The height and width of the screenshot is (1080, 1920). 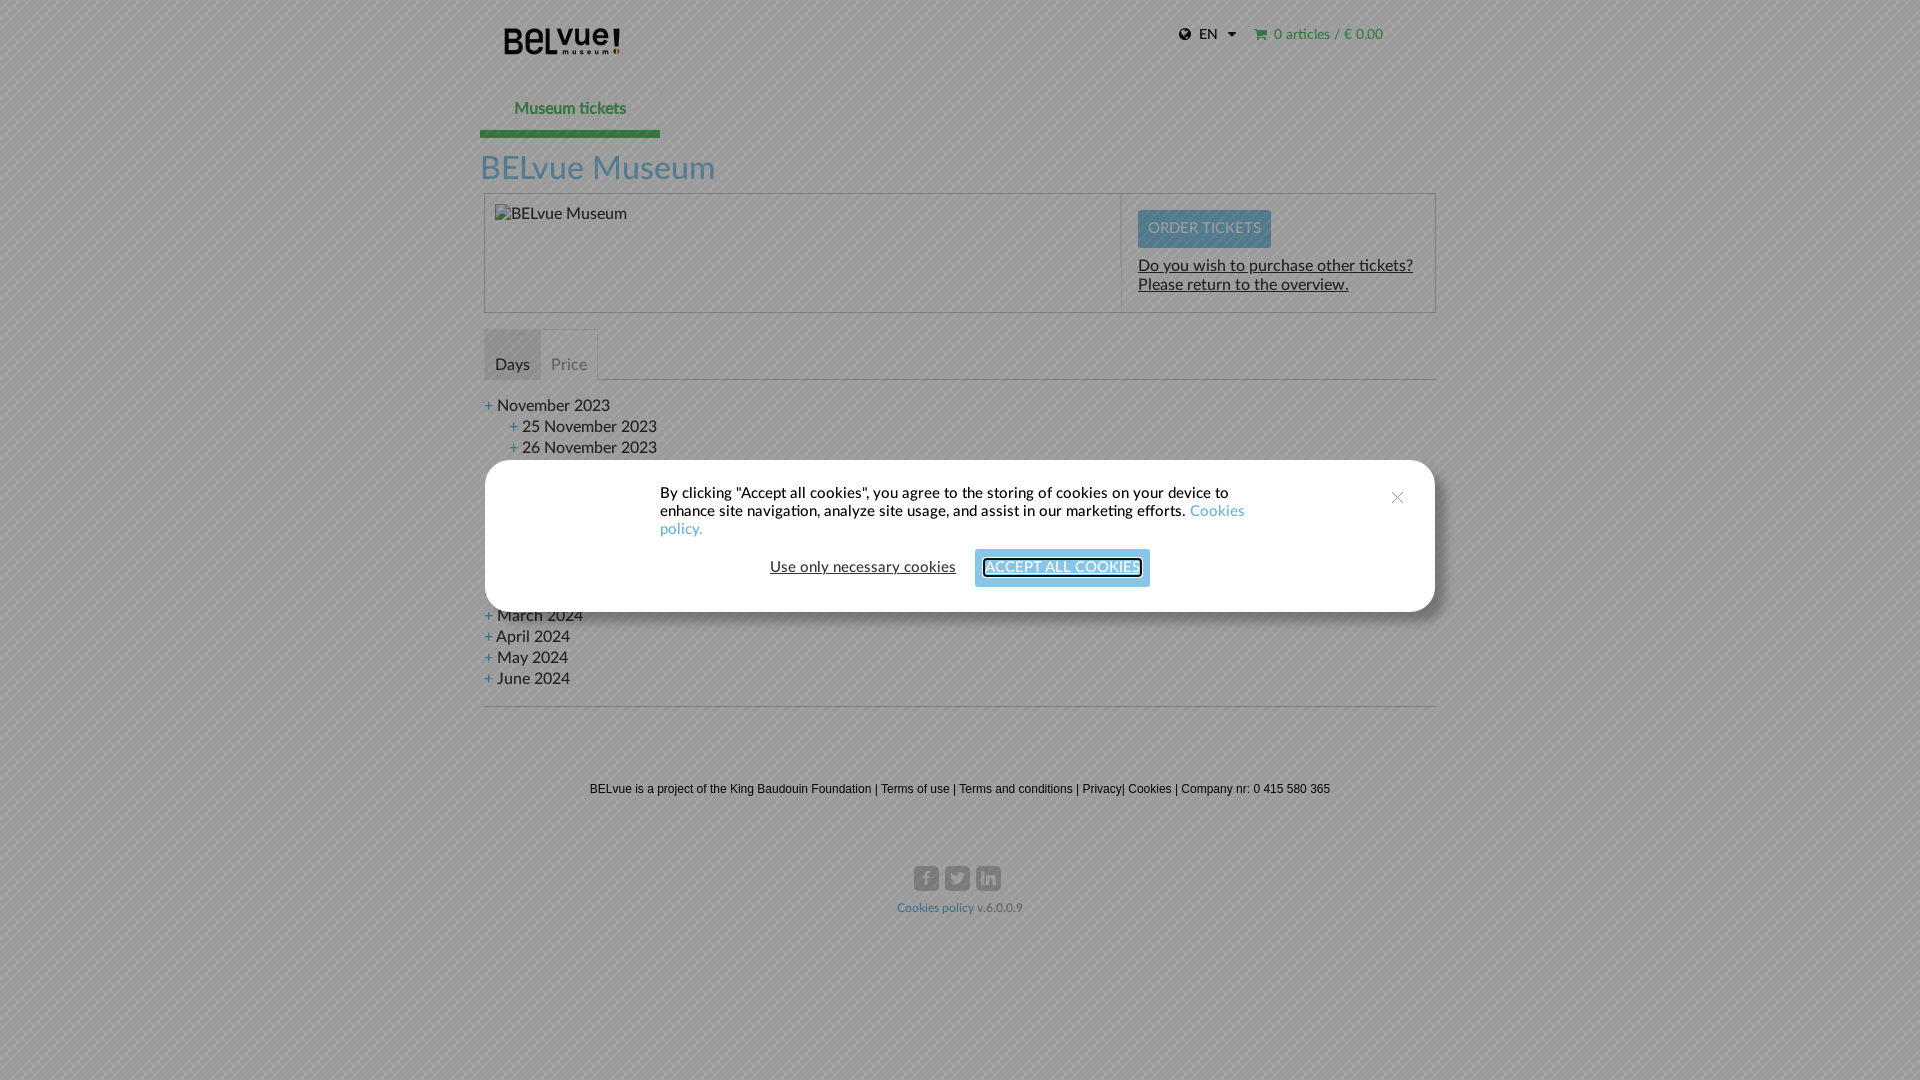 What do you see at coordinates (533, 677) in the screenshot?
I see `'June 2024'` at bounding box center [533, 677].